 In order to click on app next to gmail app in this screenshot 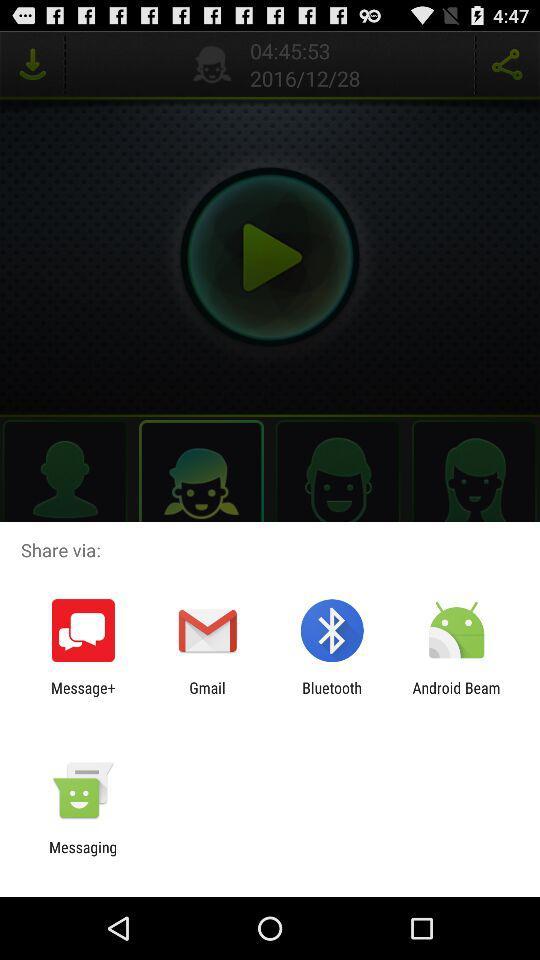, I will do `click(332, 696)`.